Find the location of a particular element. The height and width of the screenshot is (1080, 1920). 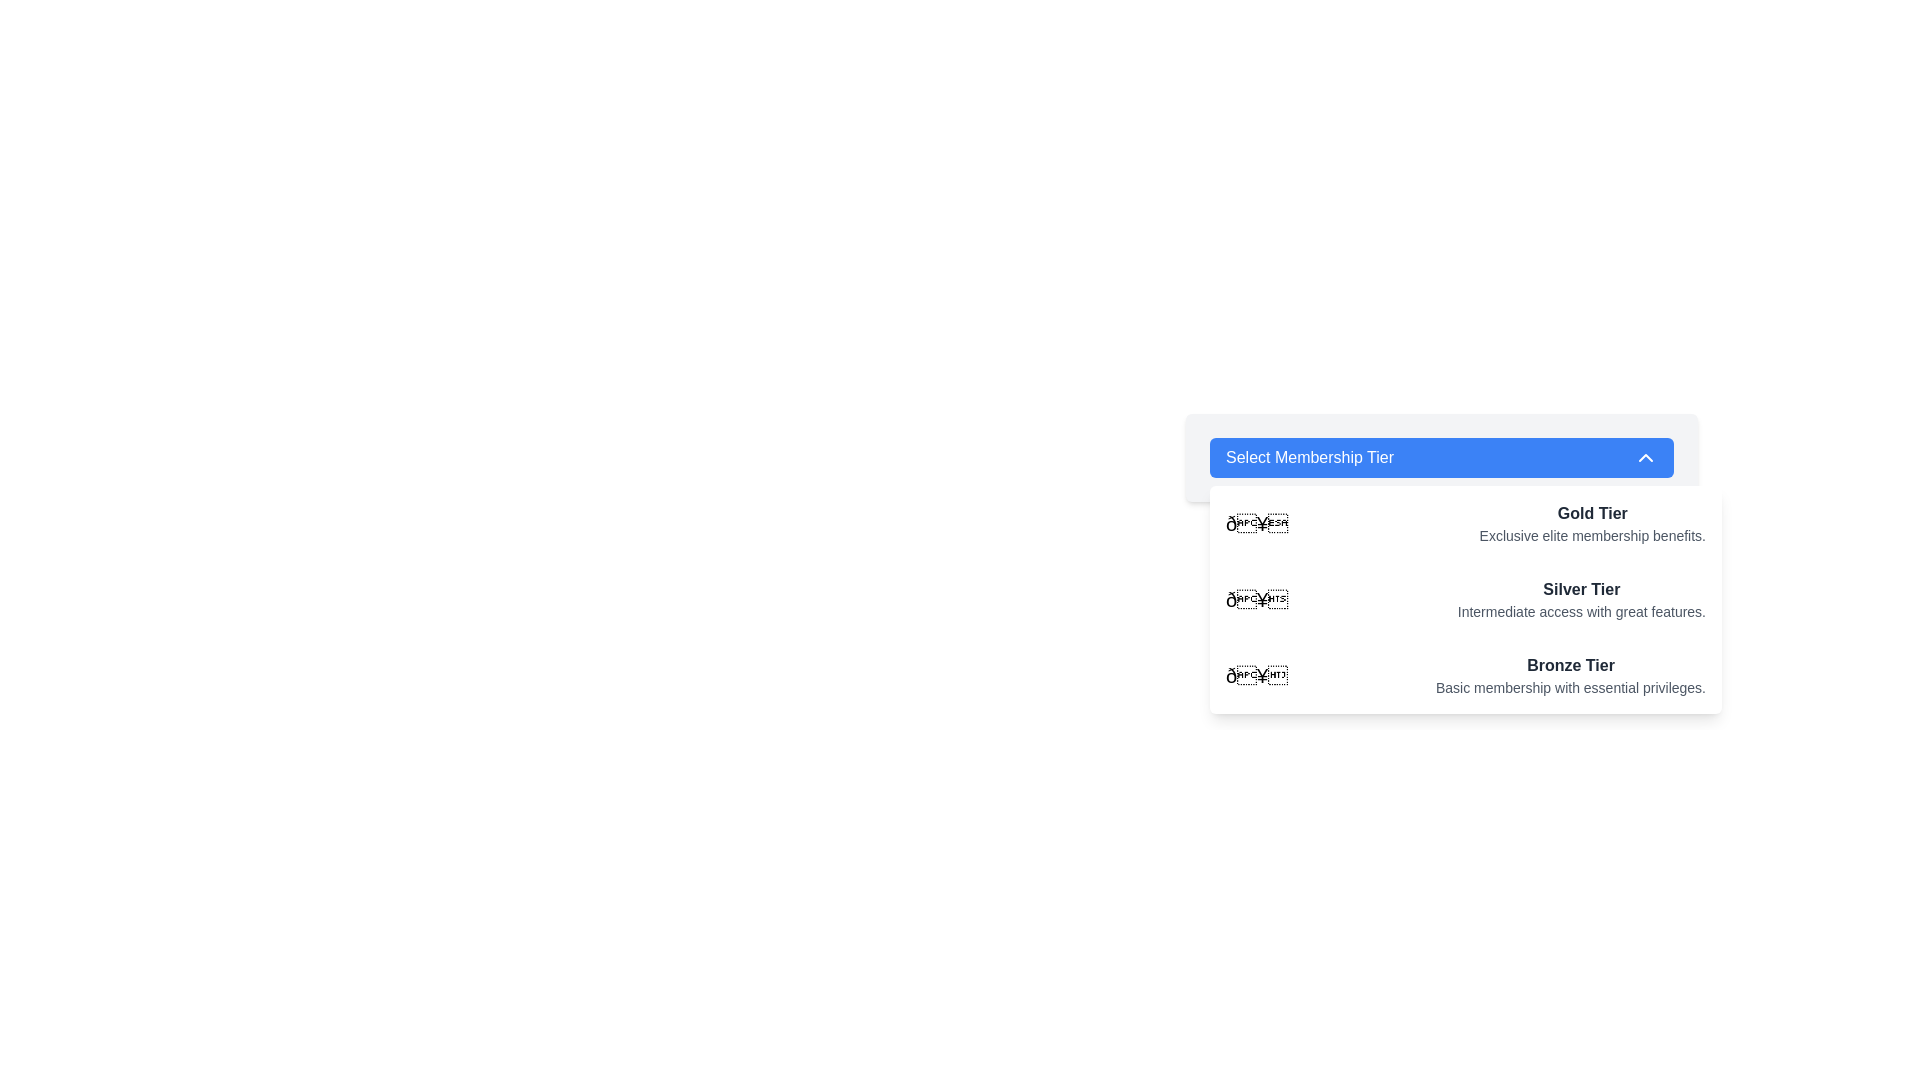

the decorative visual symbol or icon representing the 'Bronze Tier' membership, located at the start of the row to the left of the 'Bronze Tier' text is located at coordinates (1256, 675).